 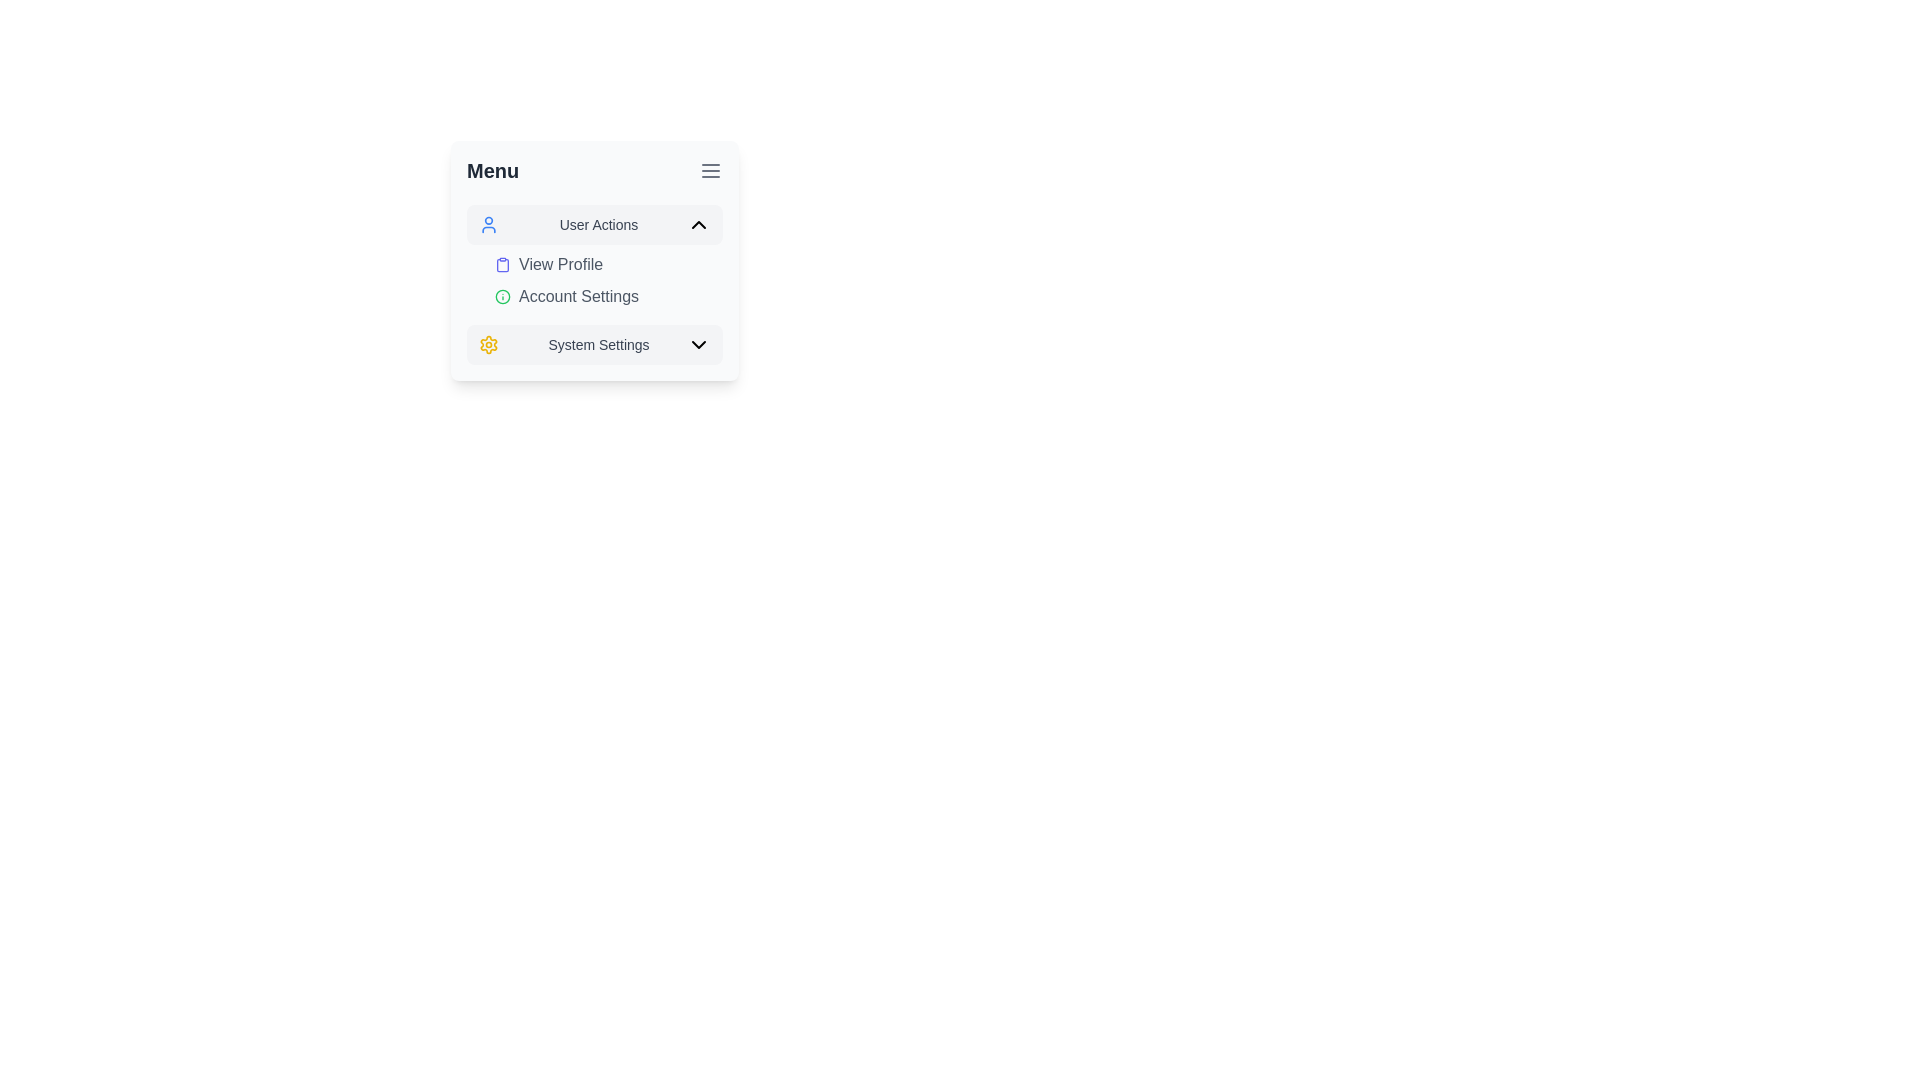 What do you see at coordinates (594, 224) in the screenshot?
I see `the 'User Actions' toggle button located at the top section of the menu panel` at bounding box center [594, 224].